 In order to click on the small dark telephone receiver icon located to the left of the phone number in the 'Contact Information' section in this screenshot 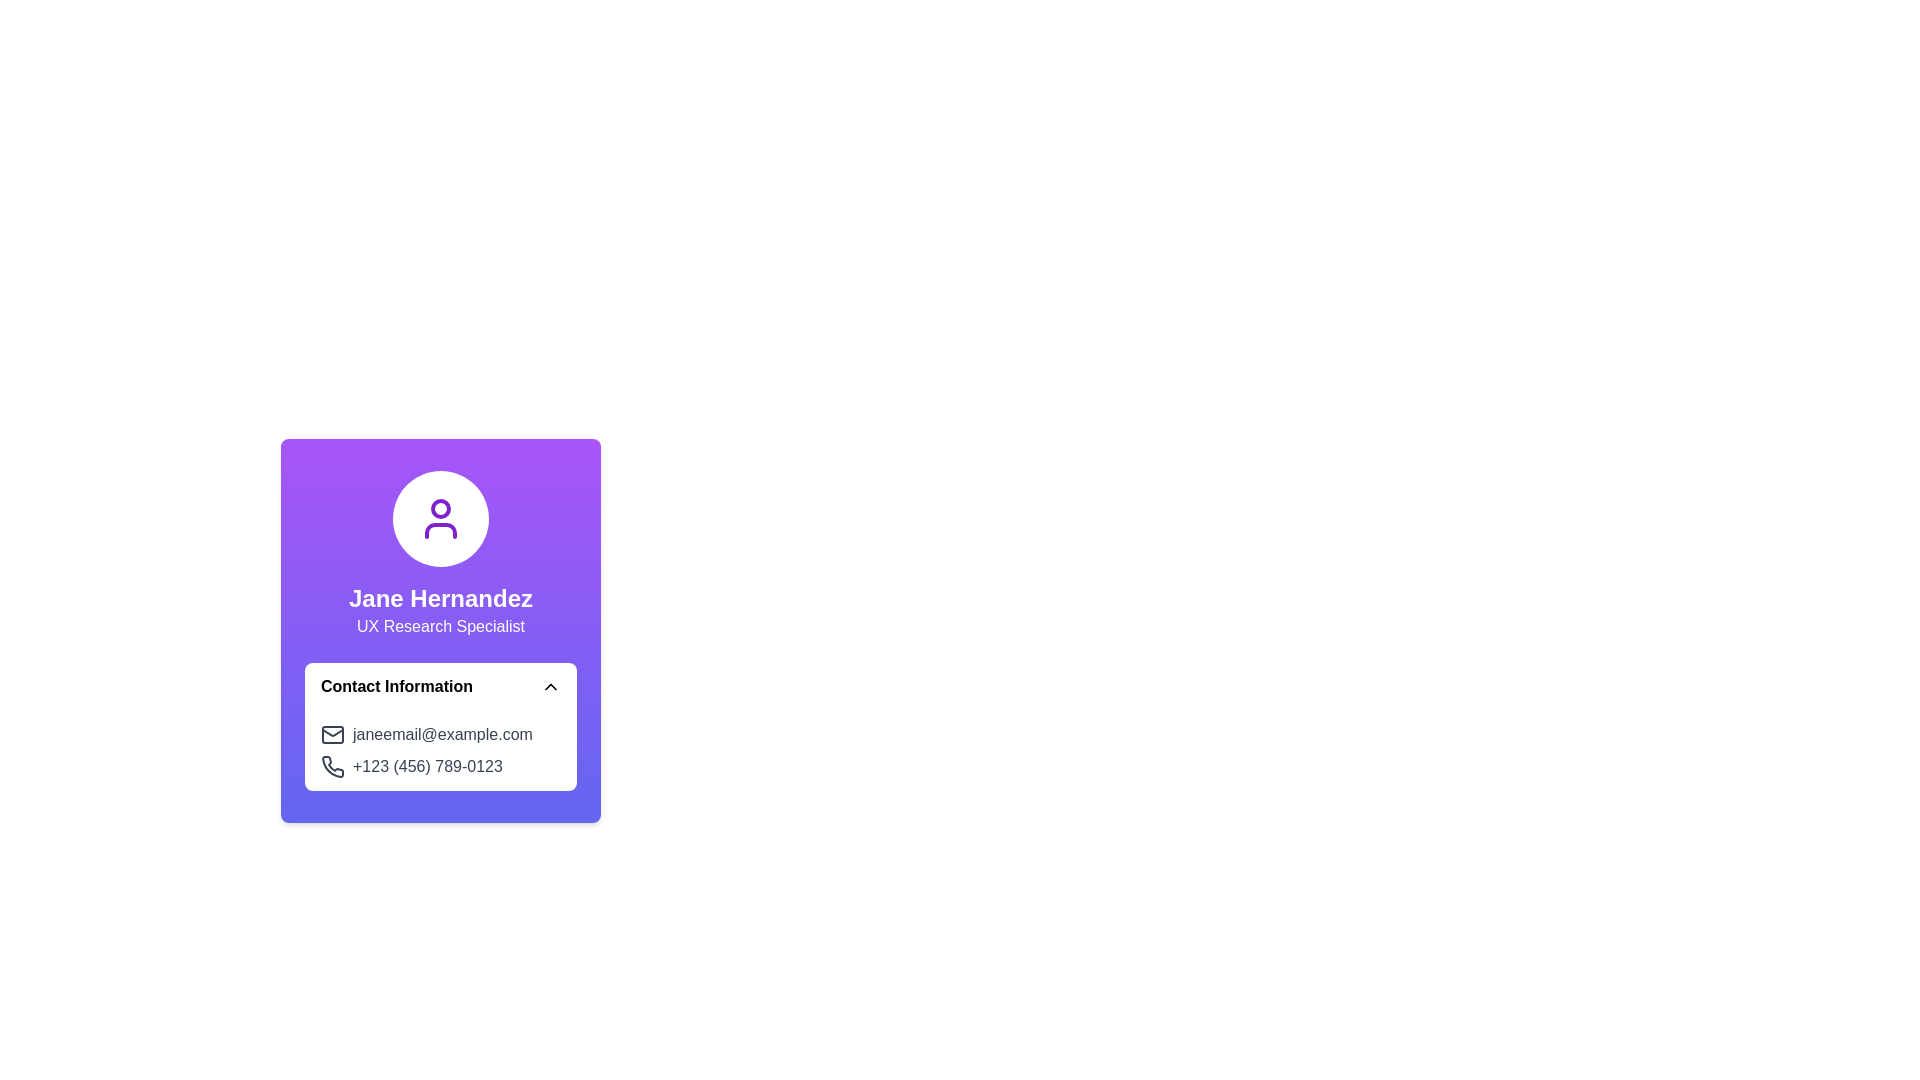, I will do `click(333, 765)`.